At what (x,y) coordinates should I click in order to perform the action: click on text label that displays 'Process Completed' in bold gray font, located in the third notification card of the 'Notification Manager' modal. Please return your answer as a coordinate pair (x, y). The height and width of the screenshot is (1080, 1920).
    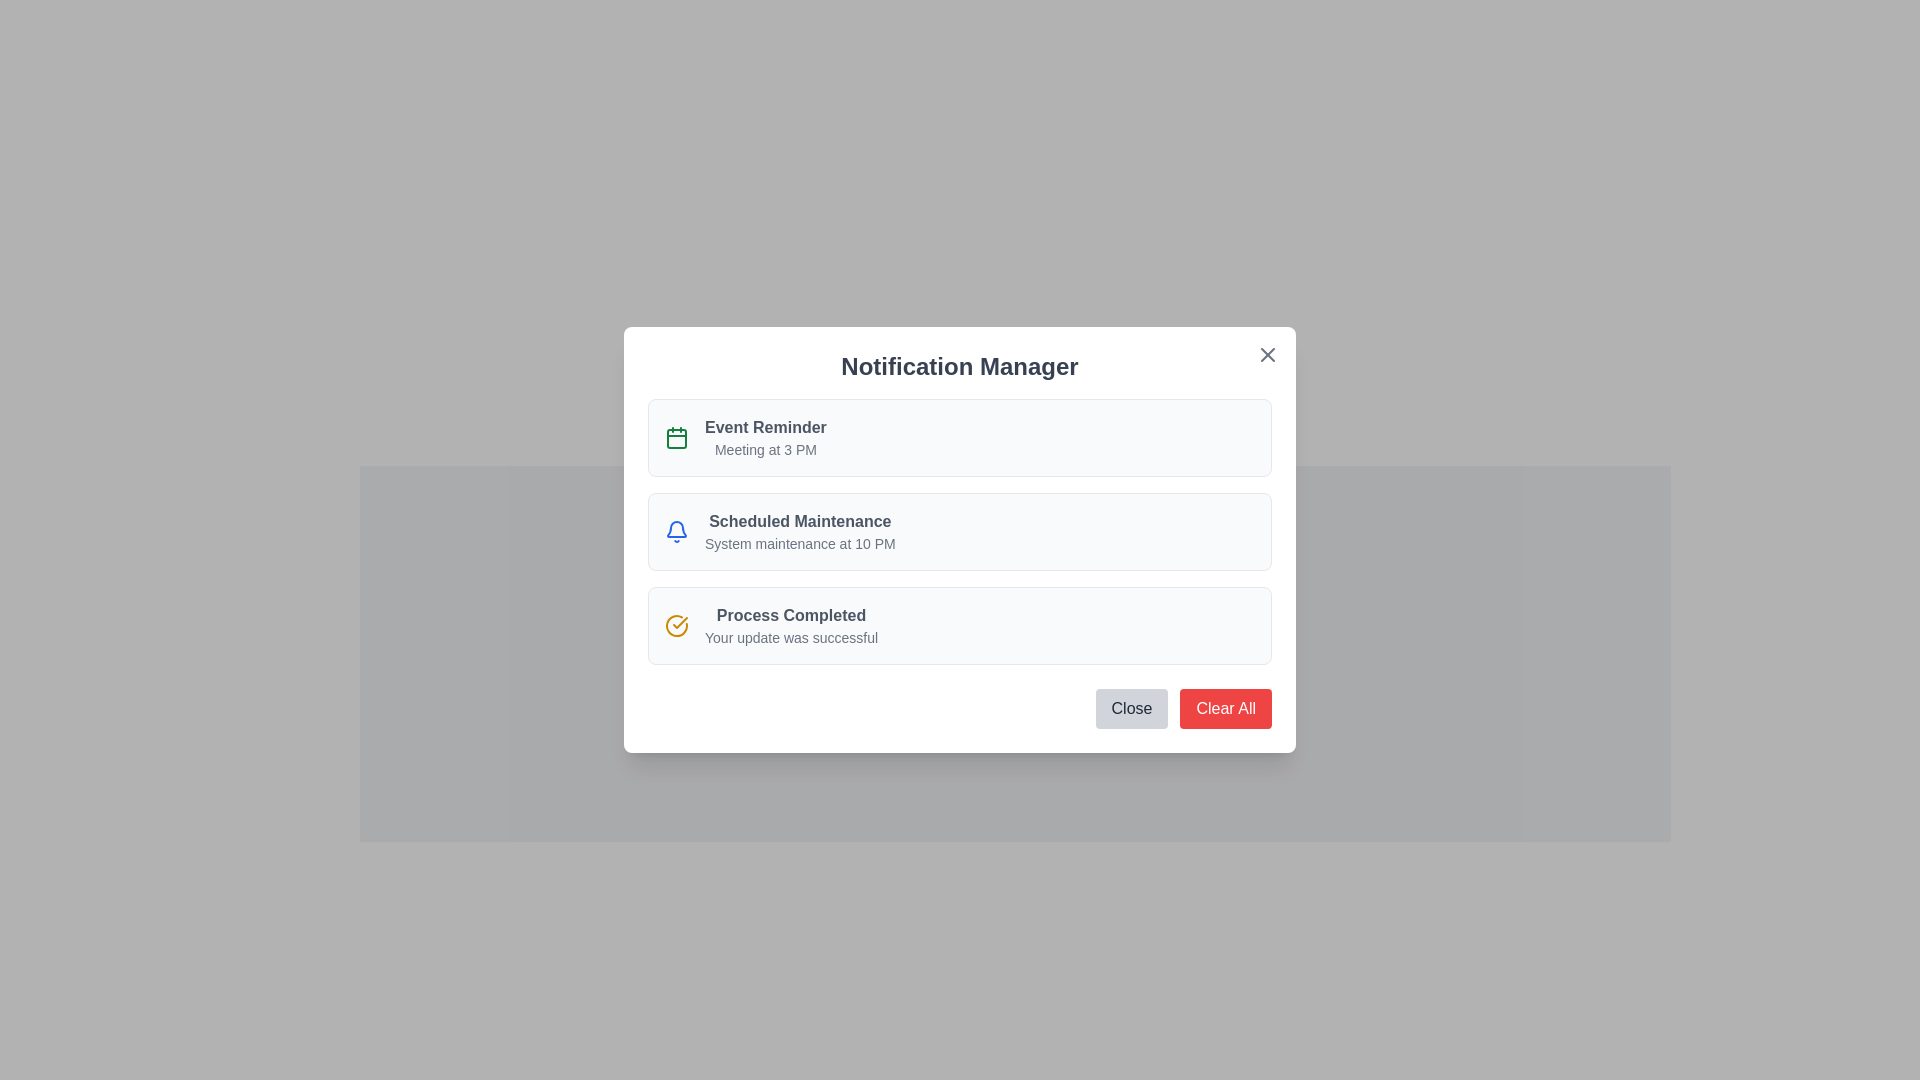
    Looking at the image, I should click on (790, 615).